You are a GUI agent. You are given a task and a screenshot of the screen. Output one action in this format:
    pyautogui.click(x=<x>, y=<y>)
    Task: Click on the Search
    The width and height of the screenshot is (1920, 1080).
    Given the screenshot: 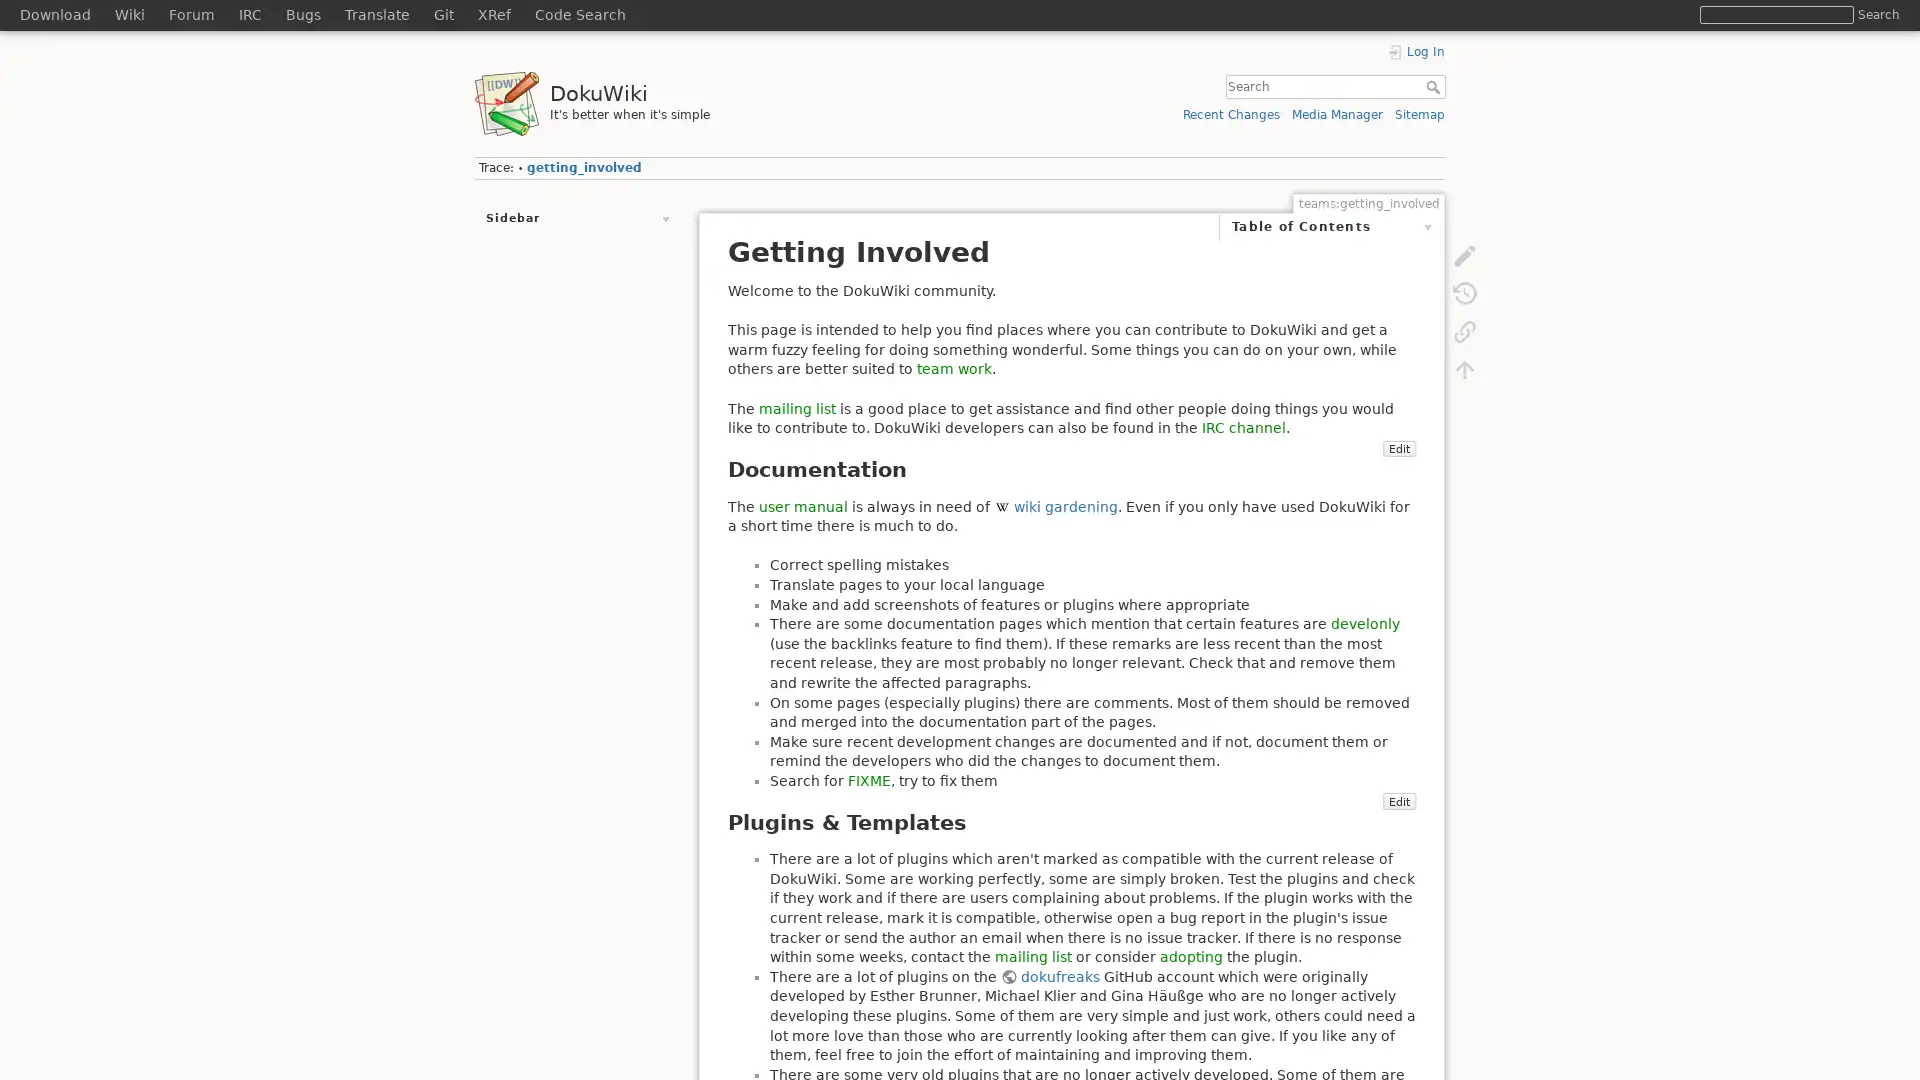 What is the action you would take?
    pyautogui.click(x=1877, y=14)
    